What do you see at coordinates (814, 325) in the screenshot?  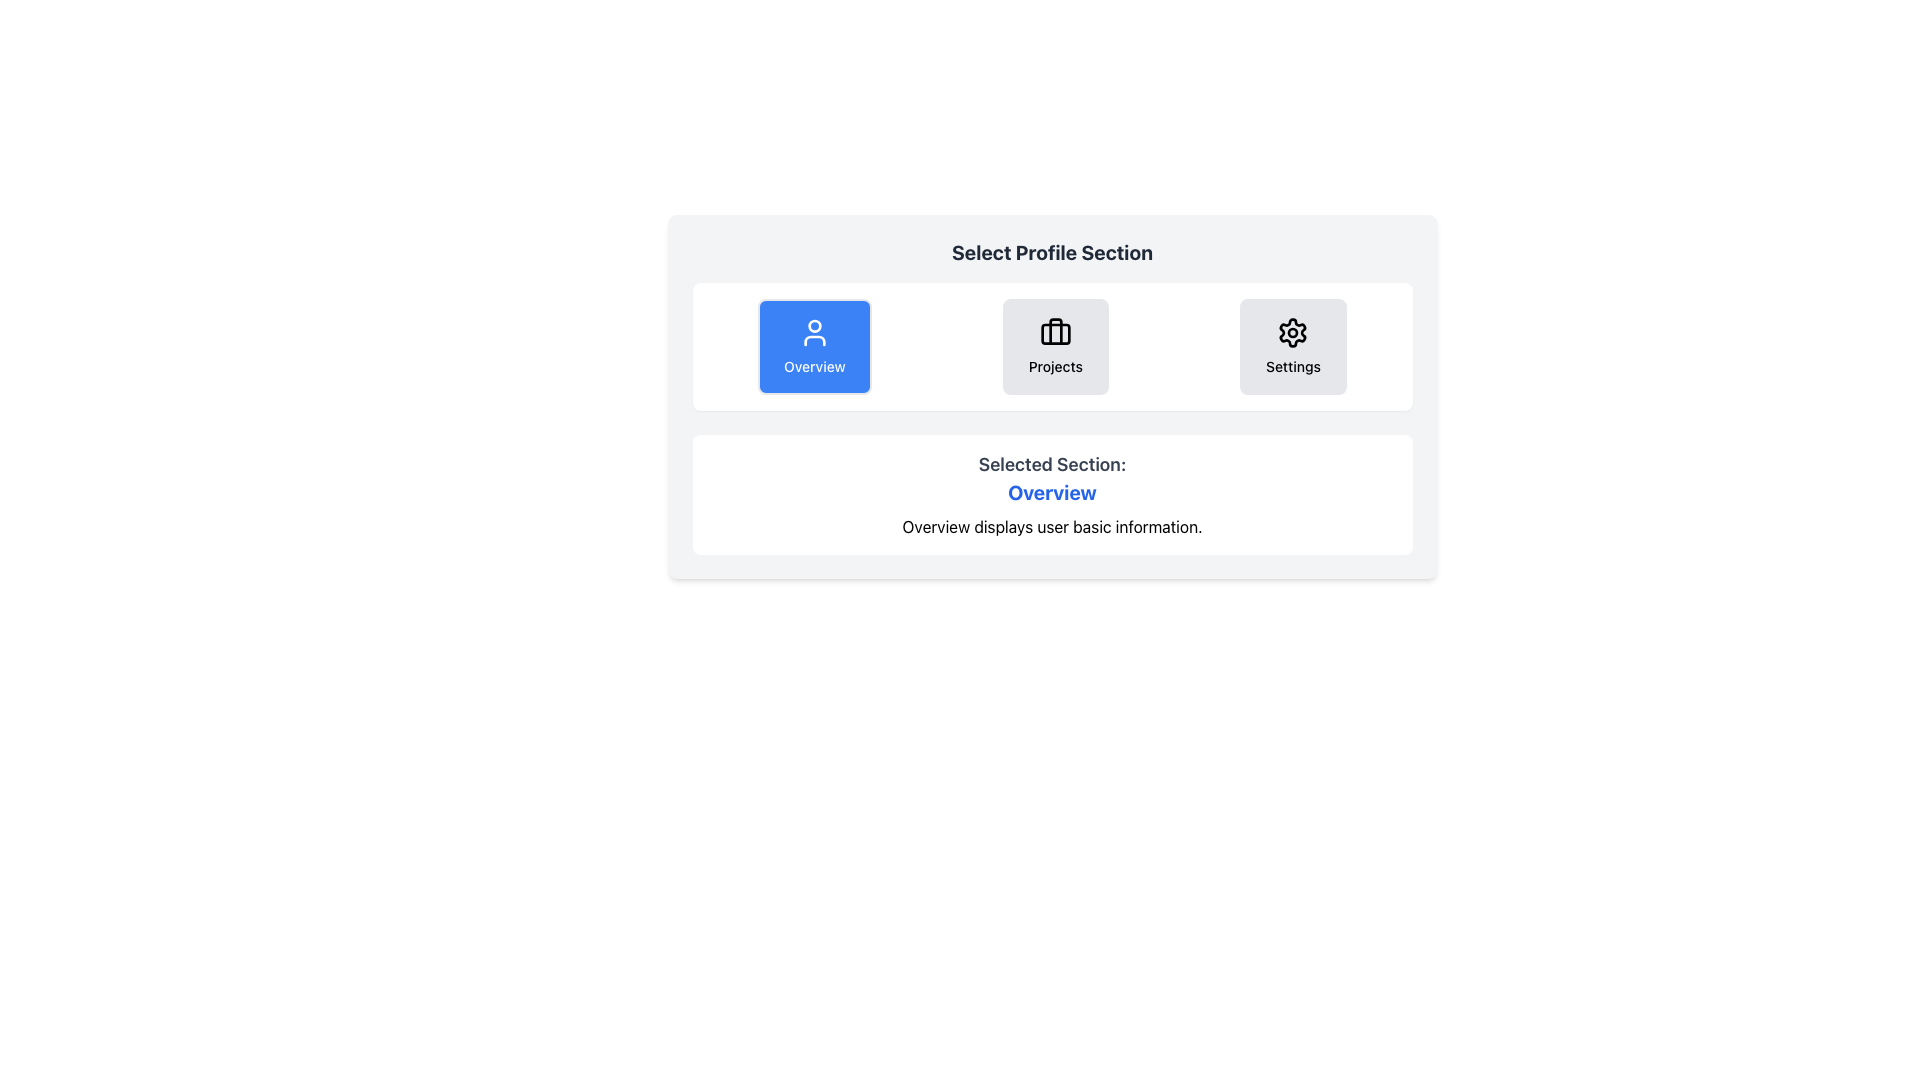 I see `circular outline element of the user profile icon, which is the first icon from the left in the selectable profile sections, using the developer tools` at bounding box center [814, 325].